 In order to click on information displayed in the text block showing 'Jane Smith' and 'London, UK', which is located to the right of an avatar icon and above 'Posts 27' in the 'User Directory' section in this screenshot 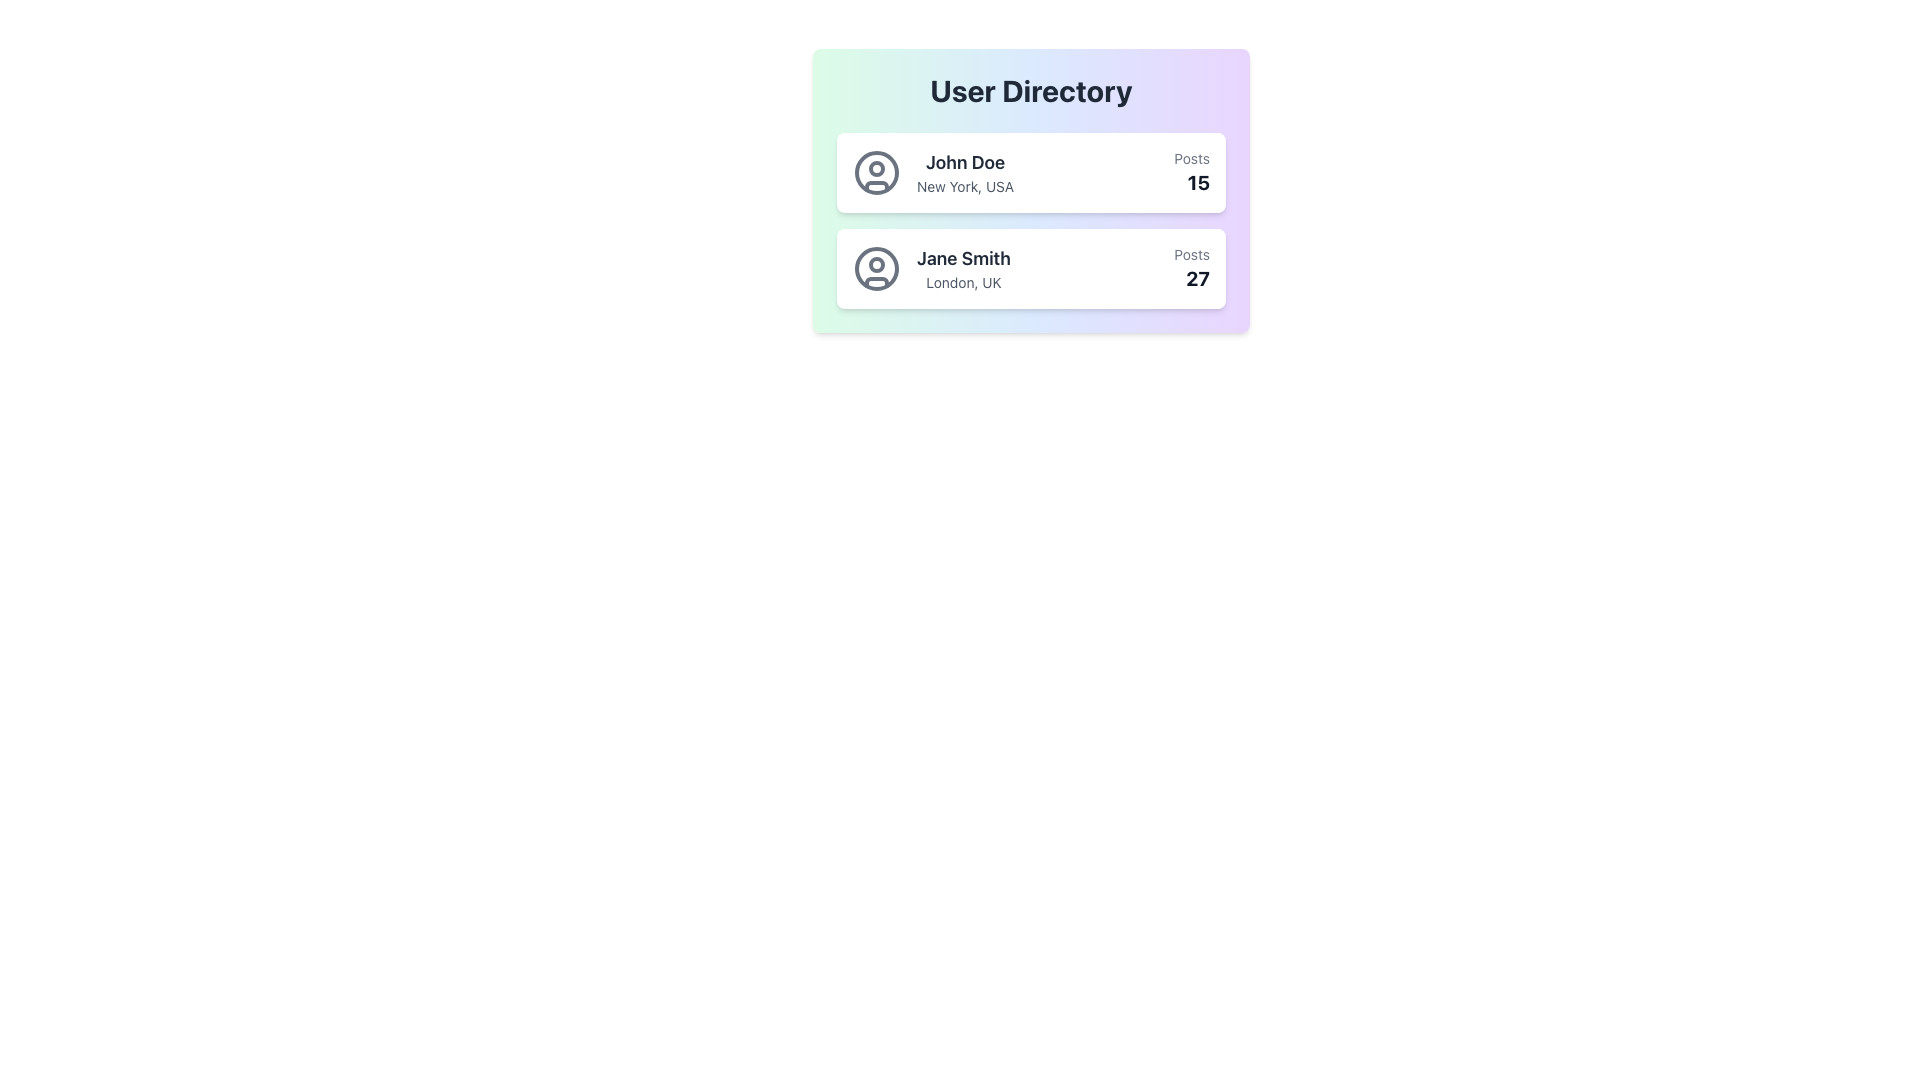, I will do `click(964, 268)`.